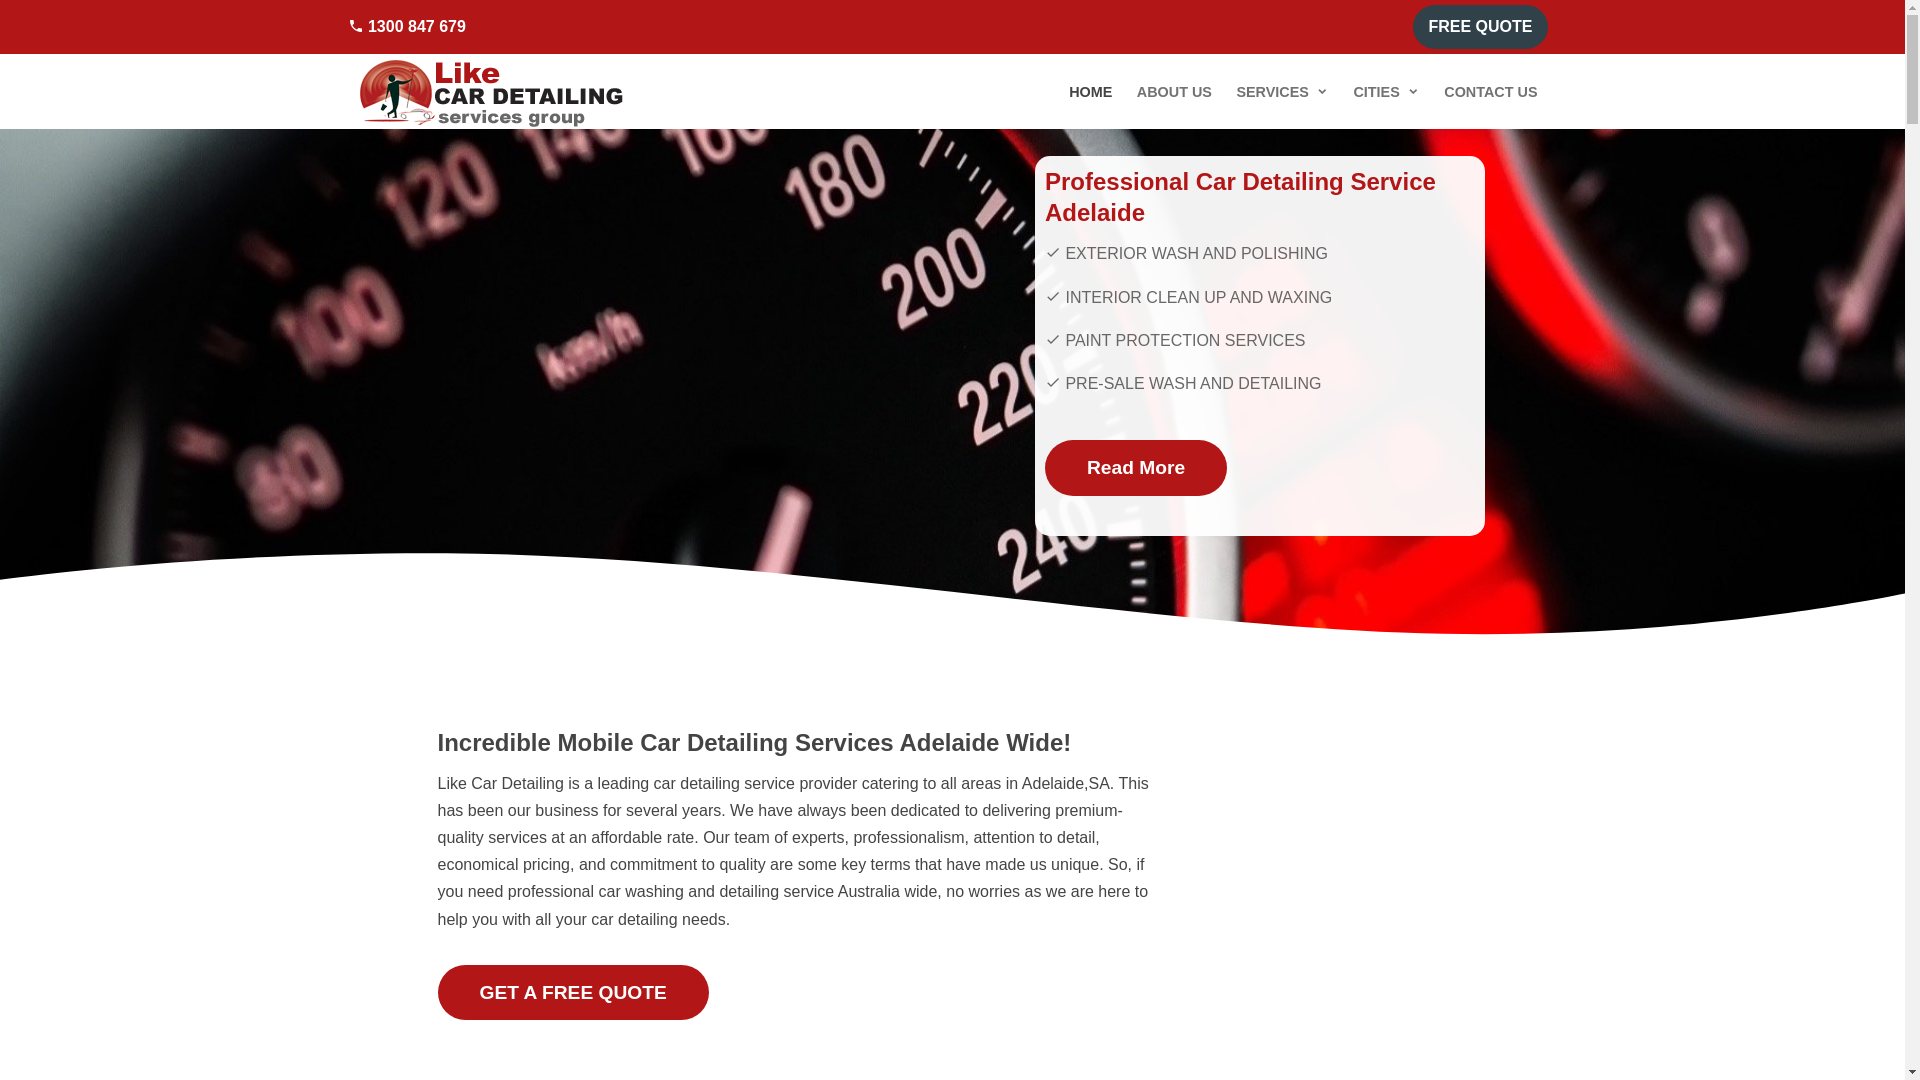 The image size is (1920, 1080). What do you see at coordinates (1282, 91) in the screenshot?
I see `'SERVICES'` at bounding box center [1282, 91].